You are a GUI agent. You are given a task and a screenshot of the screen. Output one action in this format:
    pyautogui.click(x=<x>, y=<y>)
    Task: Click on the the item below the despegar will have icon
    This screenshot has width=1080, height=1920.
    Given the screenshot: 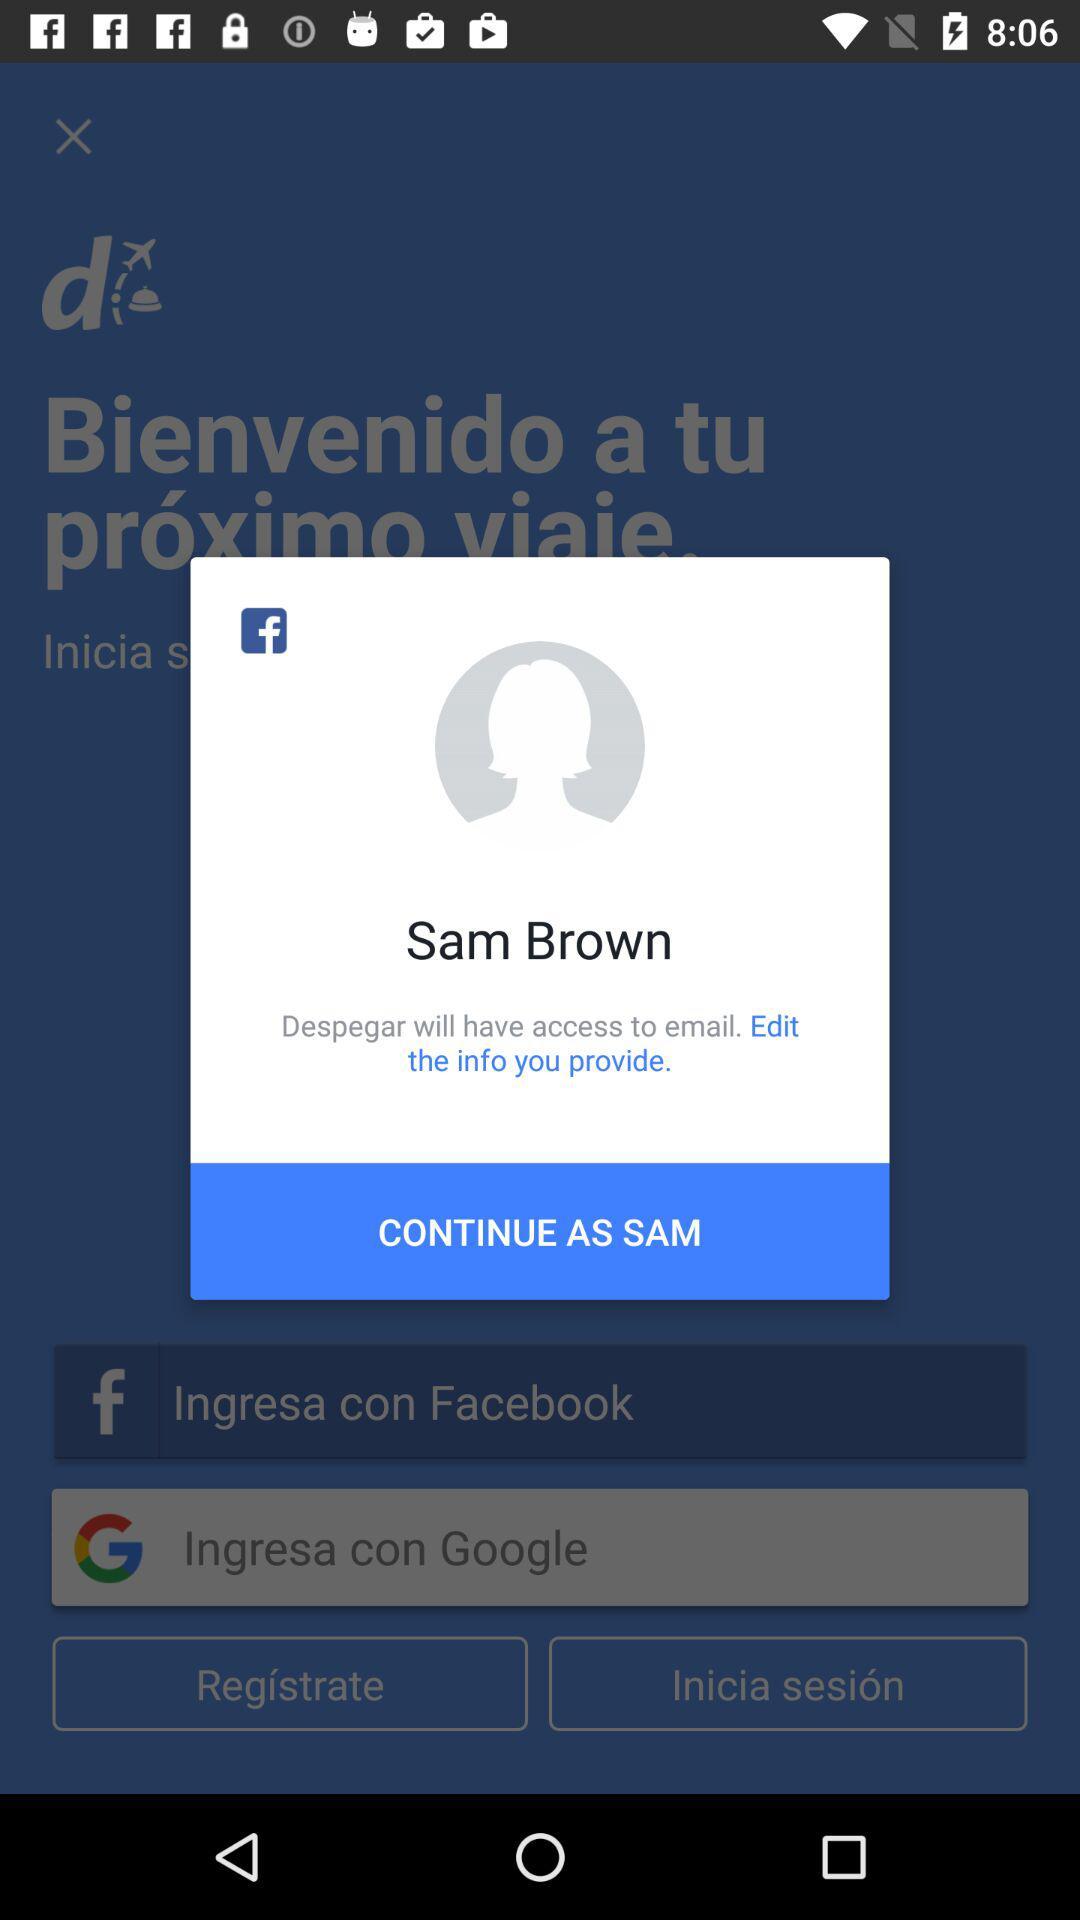 What is the action you would take?
    pyautogui.click(x=540, y=1230)
    